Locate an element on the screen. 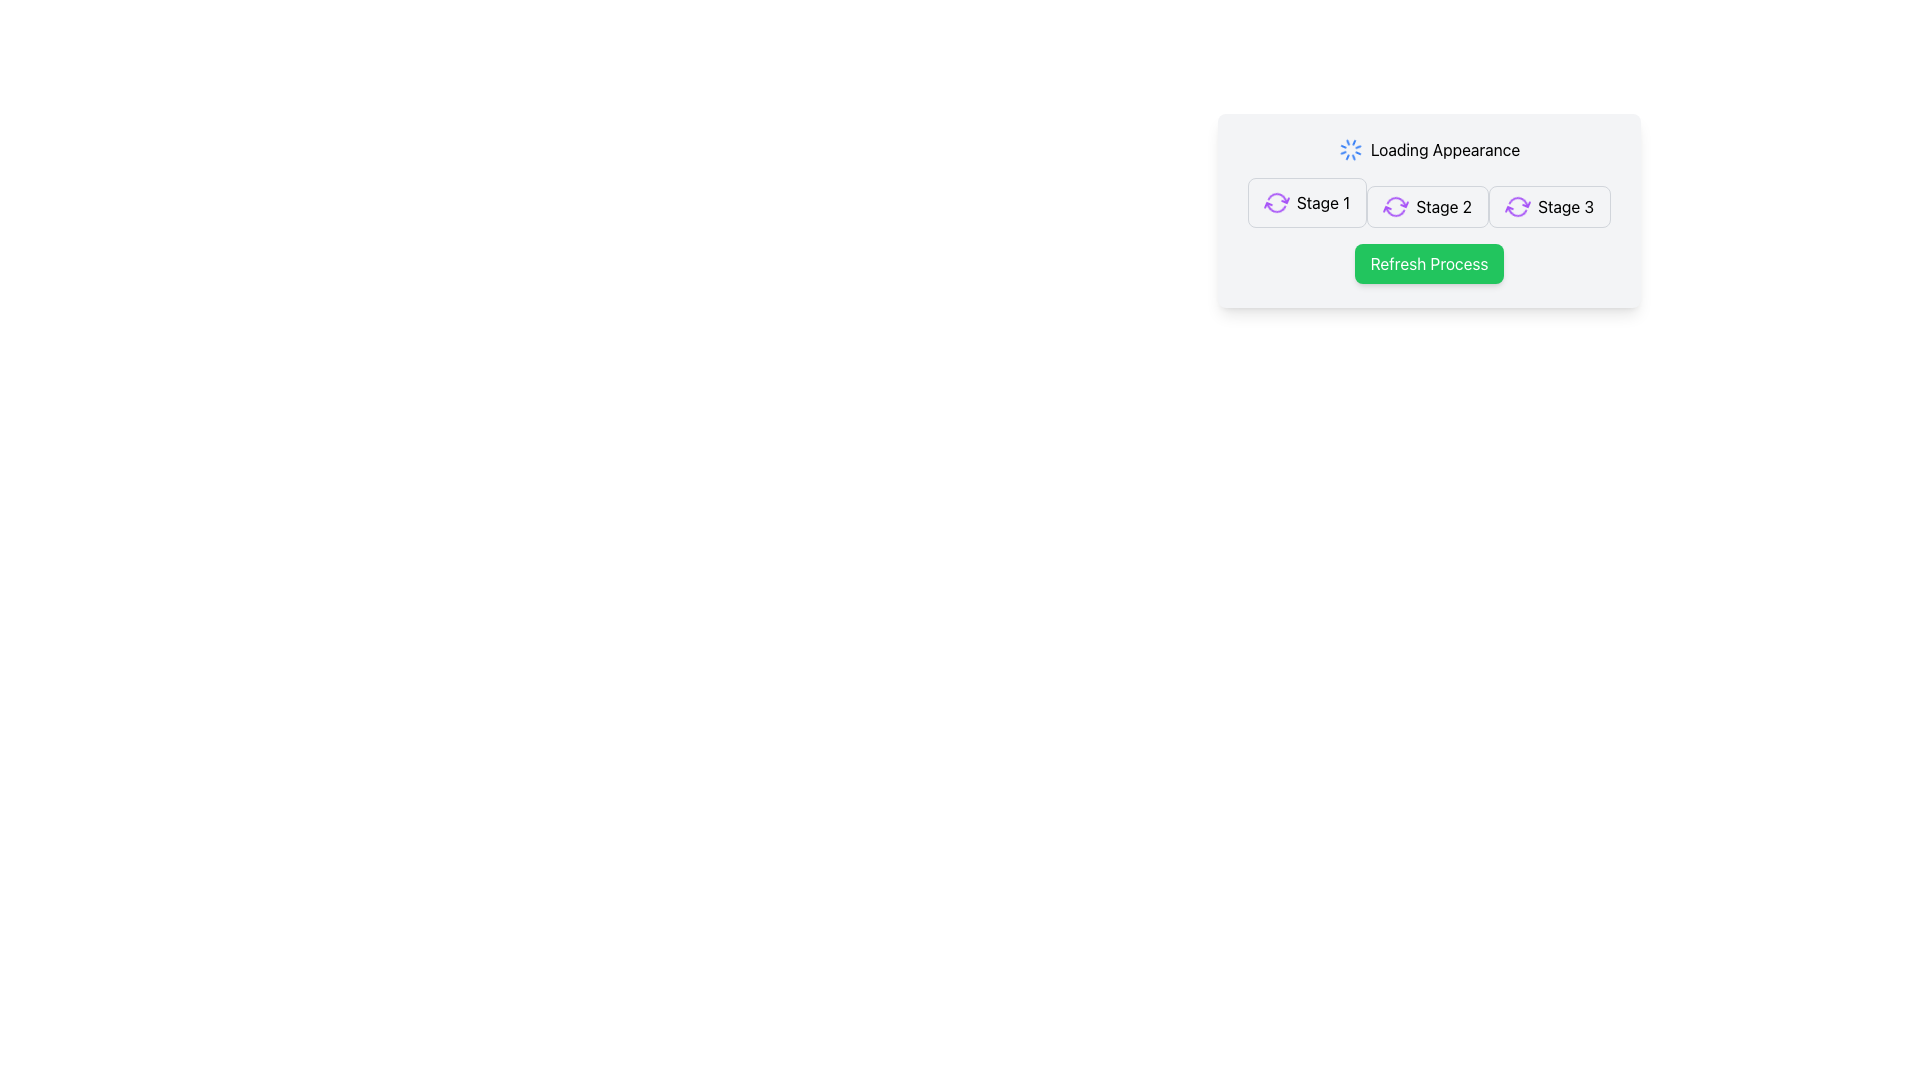 The height and width of the screenshot is (1080, 1920). the Label with Icon that contains a purple rotating icon and the text 'Stage 1', positioned in the top-left corner of a horizontal list is located at coordinates (1307, 203).